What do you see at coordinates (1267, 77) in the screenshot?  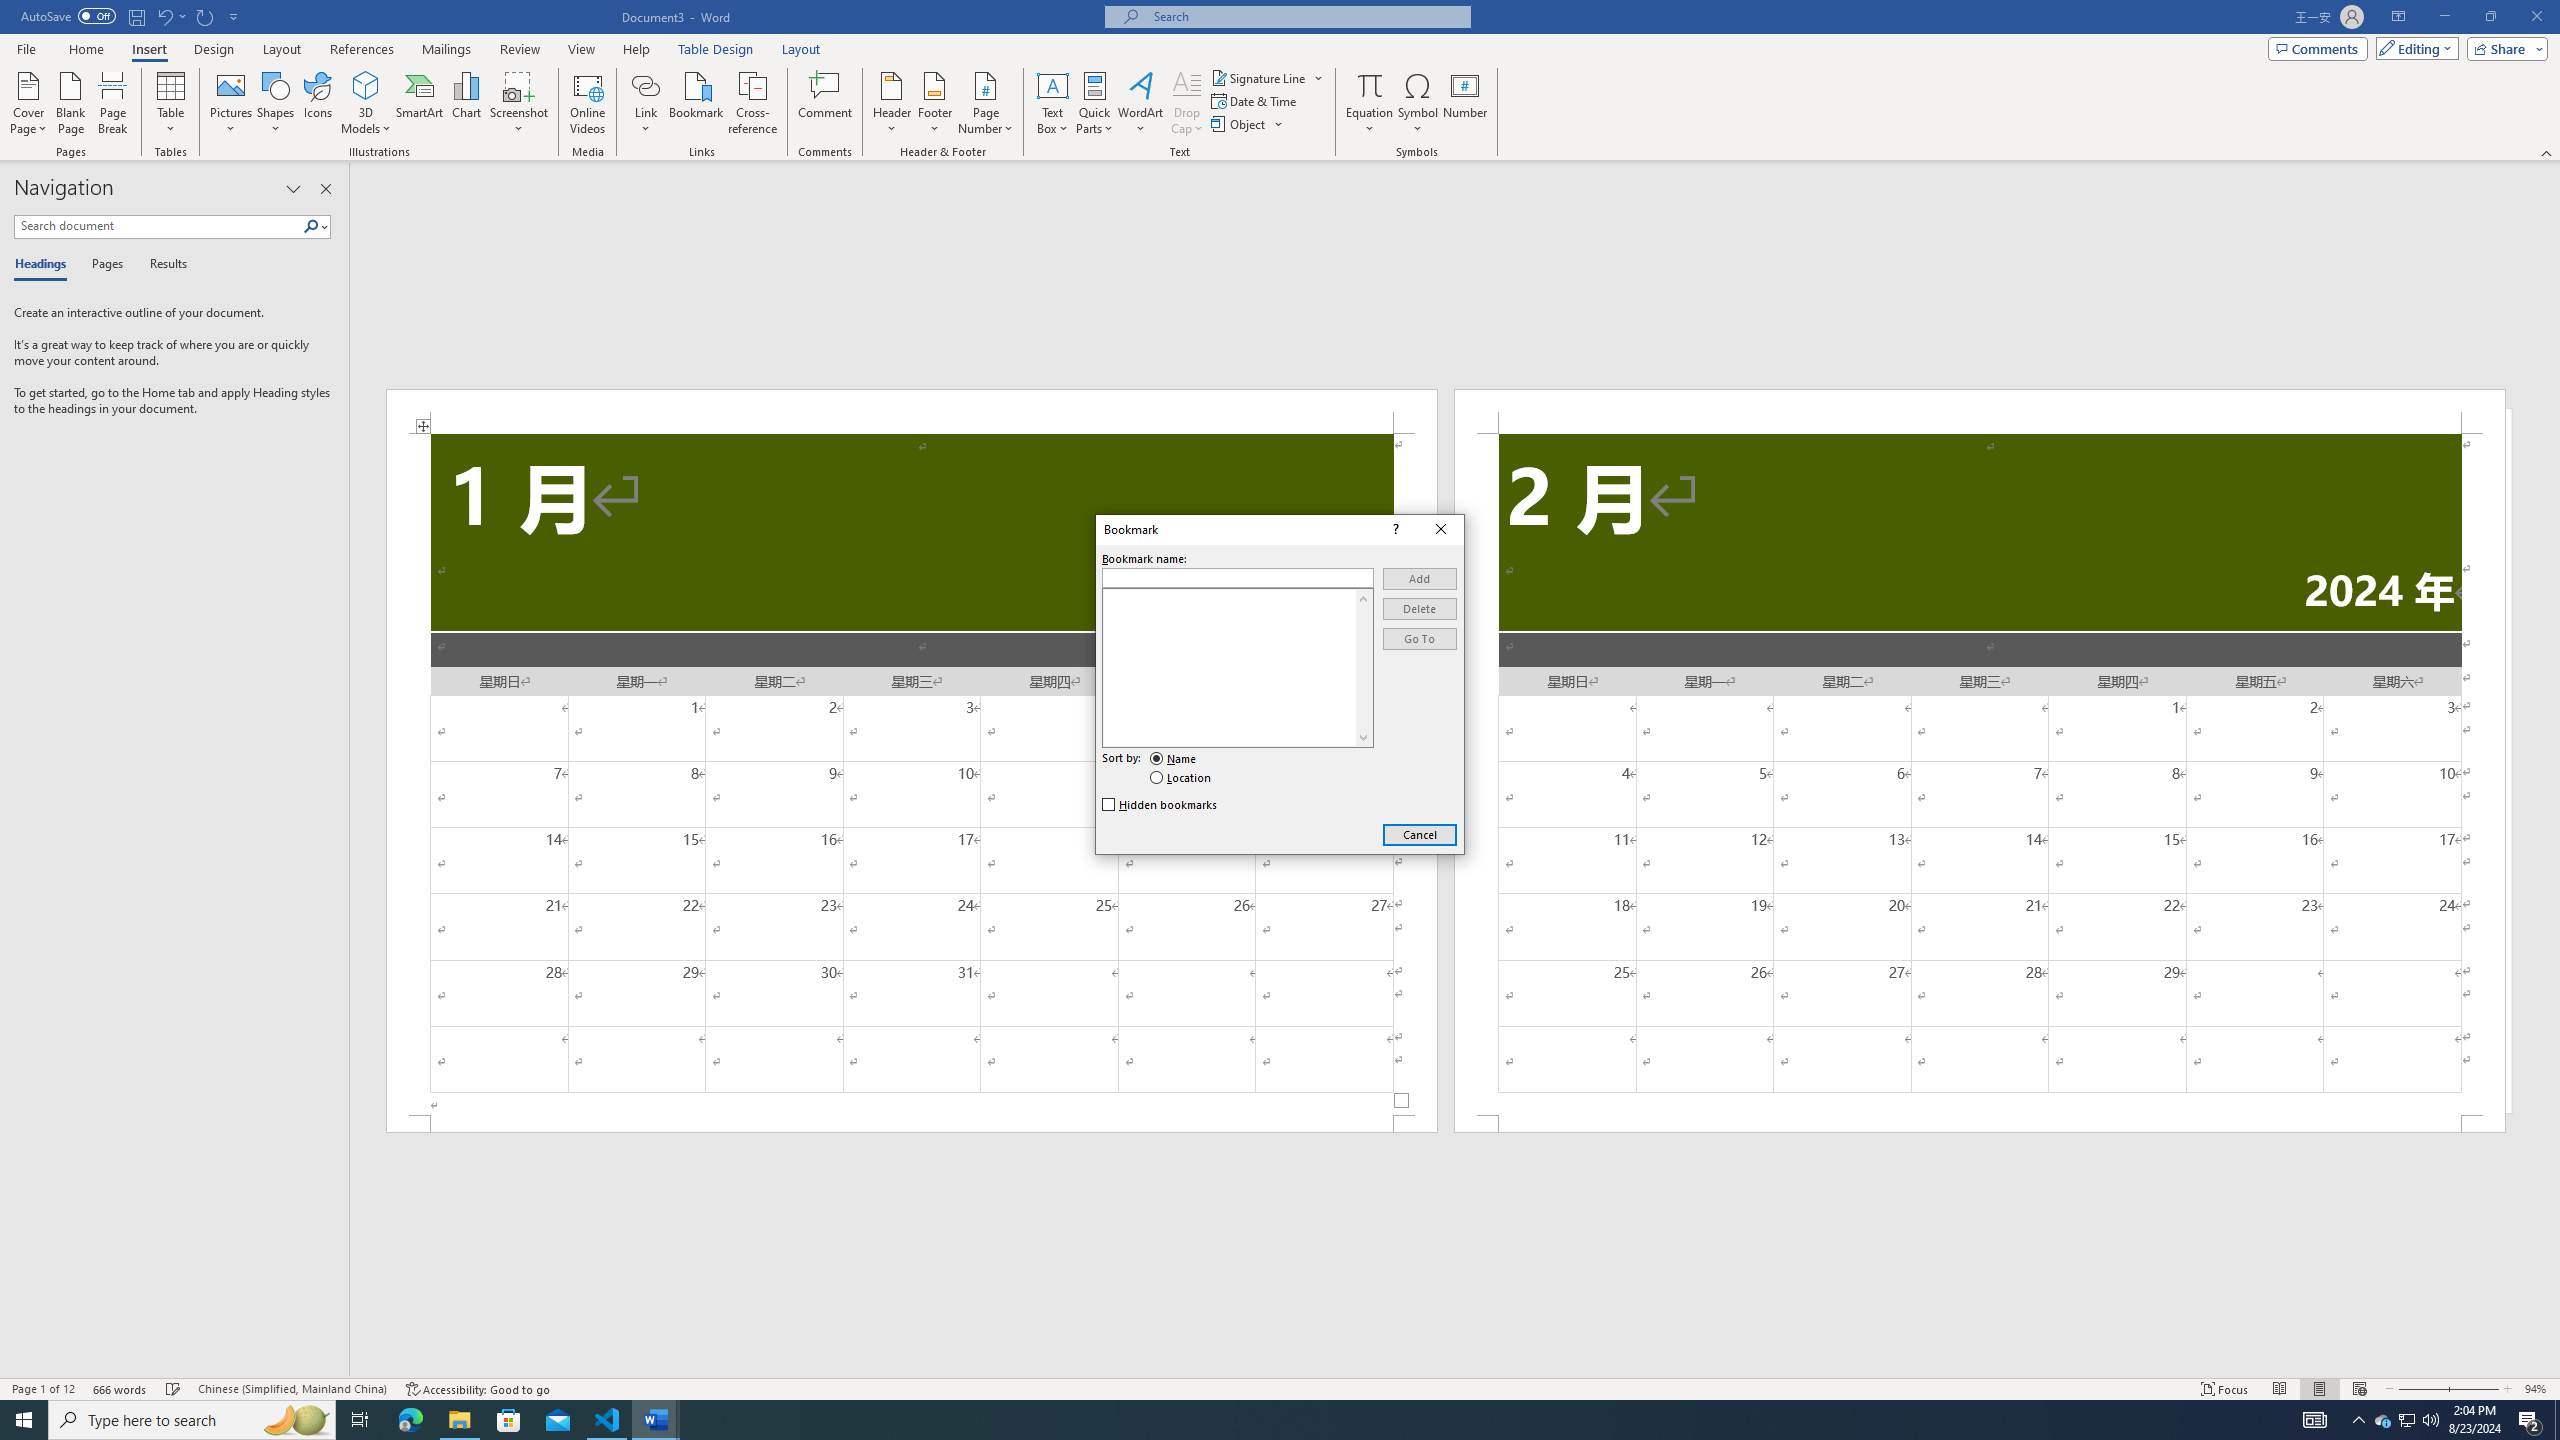 I see `'Signature Line'` at bounding box center [1267, 77].